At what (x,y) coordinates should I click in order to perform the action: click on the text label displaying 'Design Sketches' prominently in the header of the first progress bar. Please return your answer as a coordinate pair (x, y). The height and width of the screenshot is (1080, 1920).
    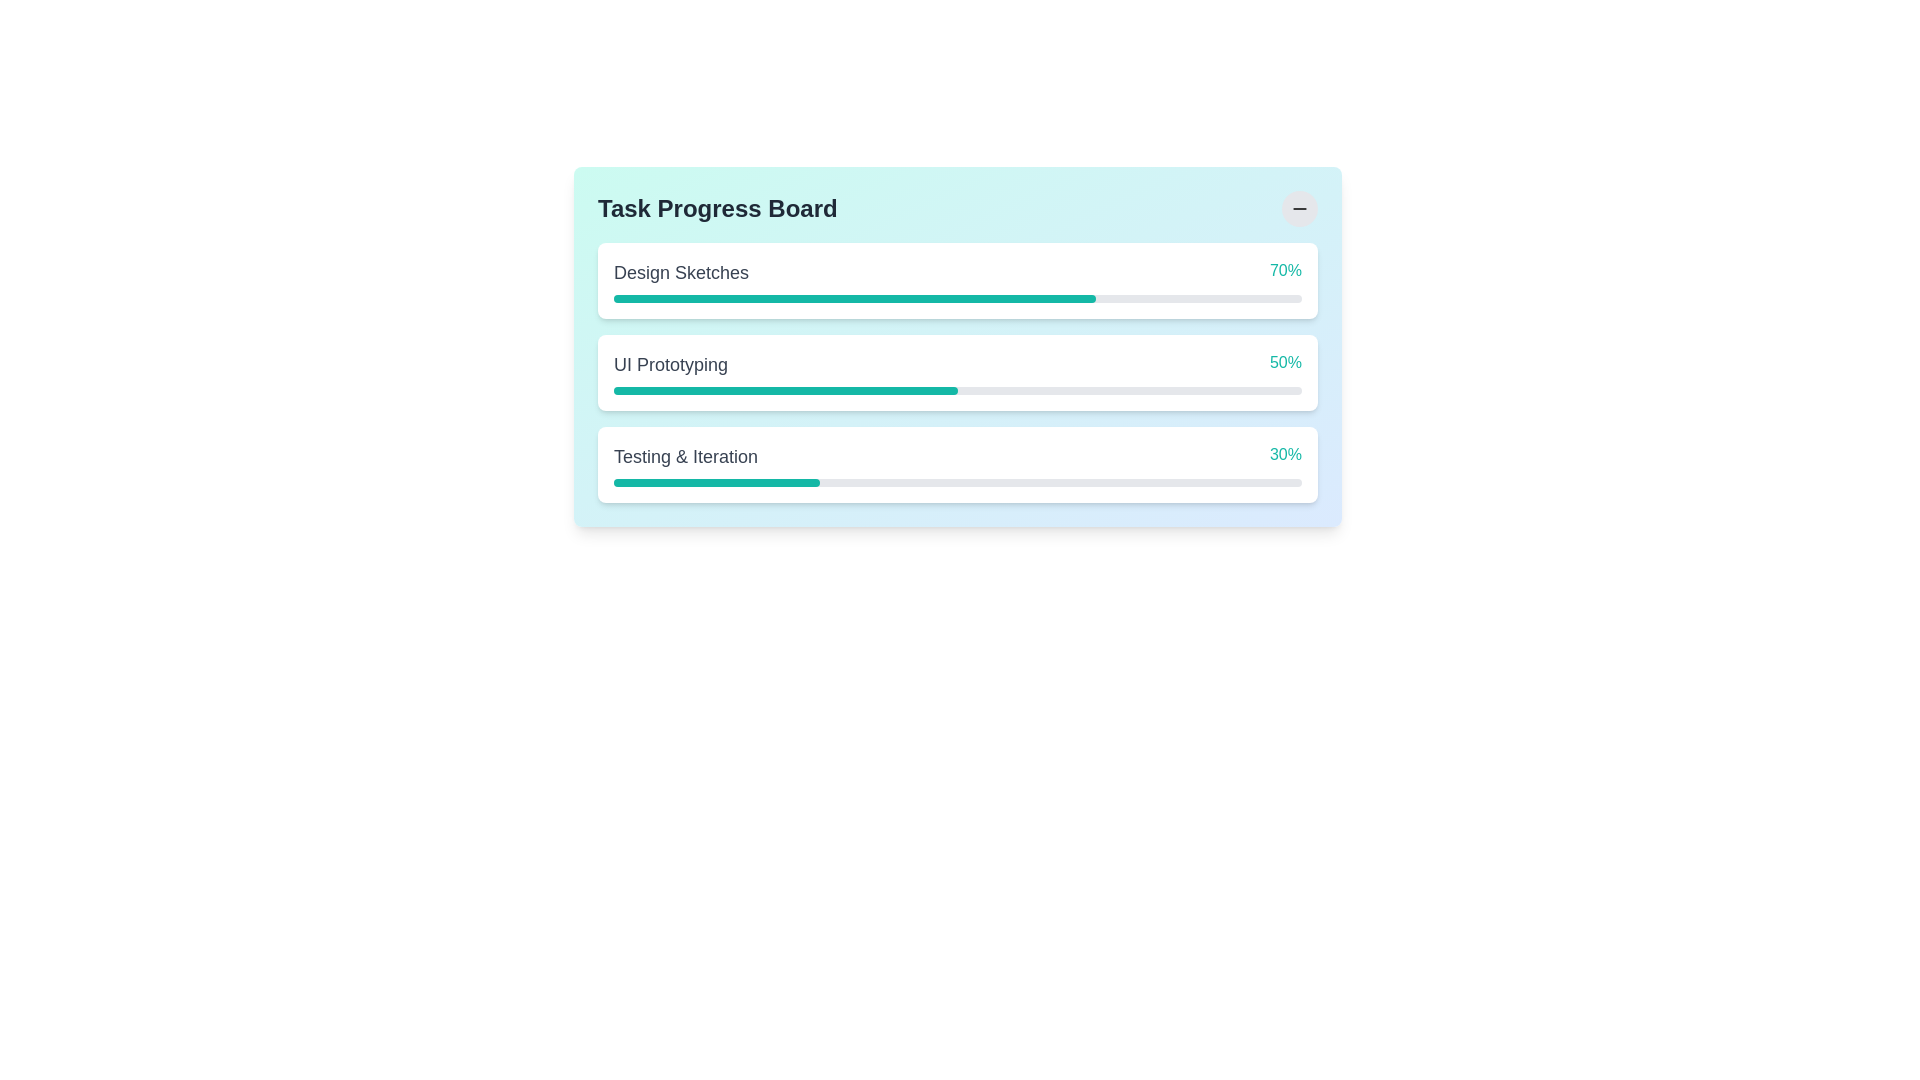
    Looking at the image, I should click on (681, 273).